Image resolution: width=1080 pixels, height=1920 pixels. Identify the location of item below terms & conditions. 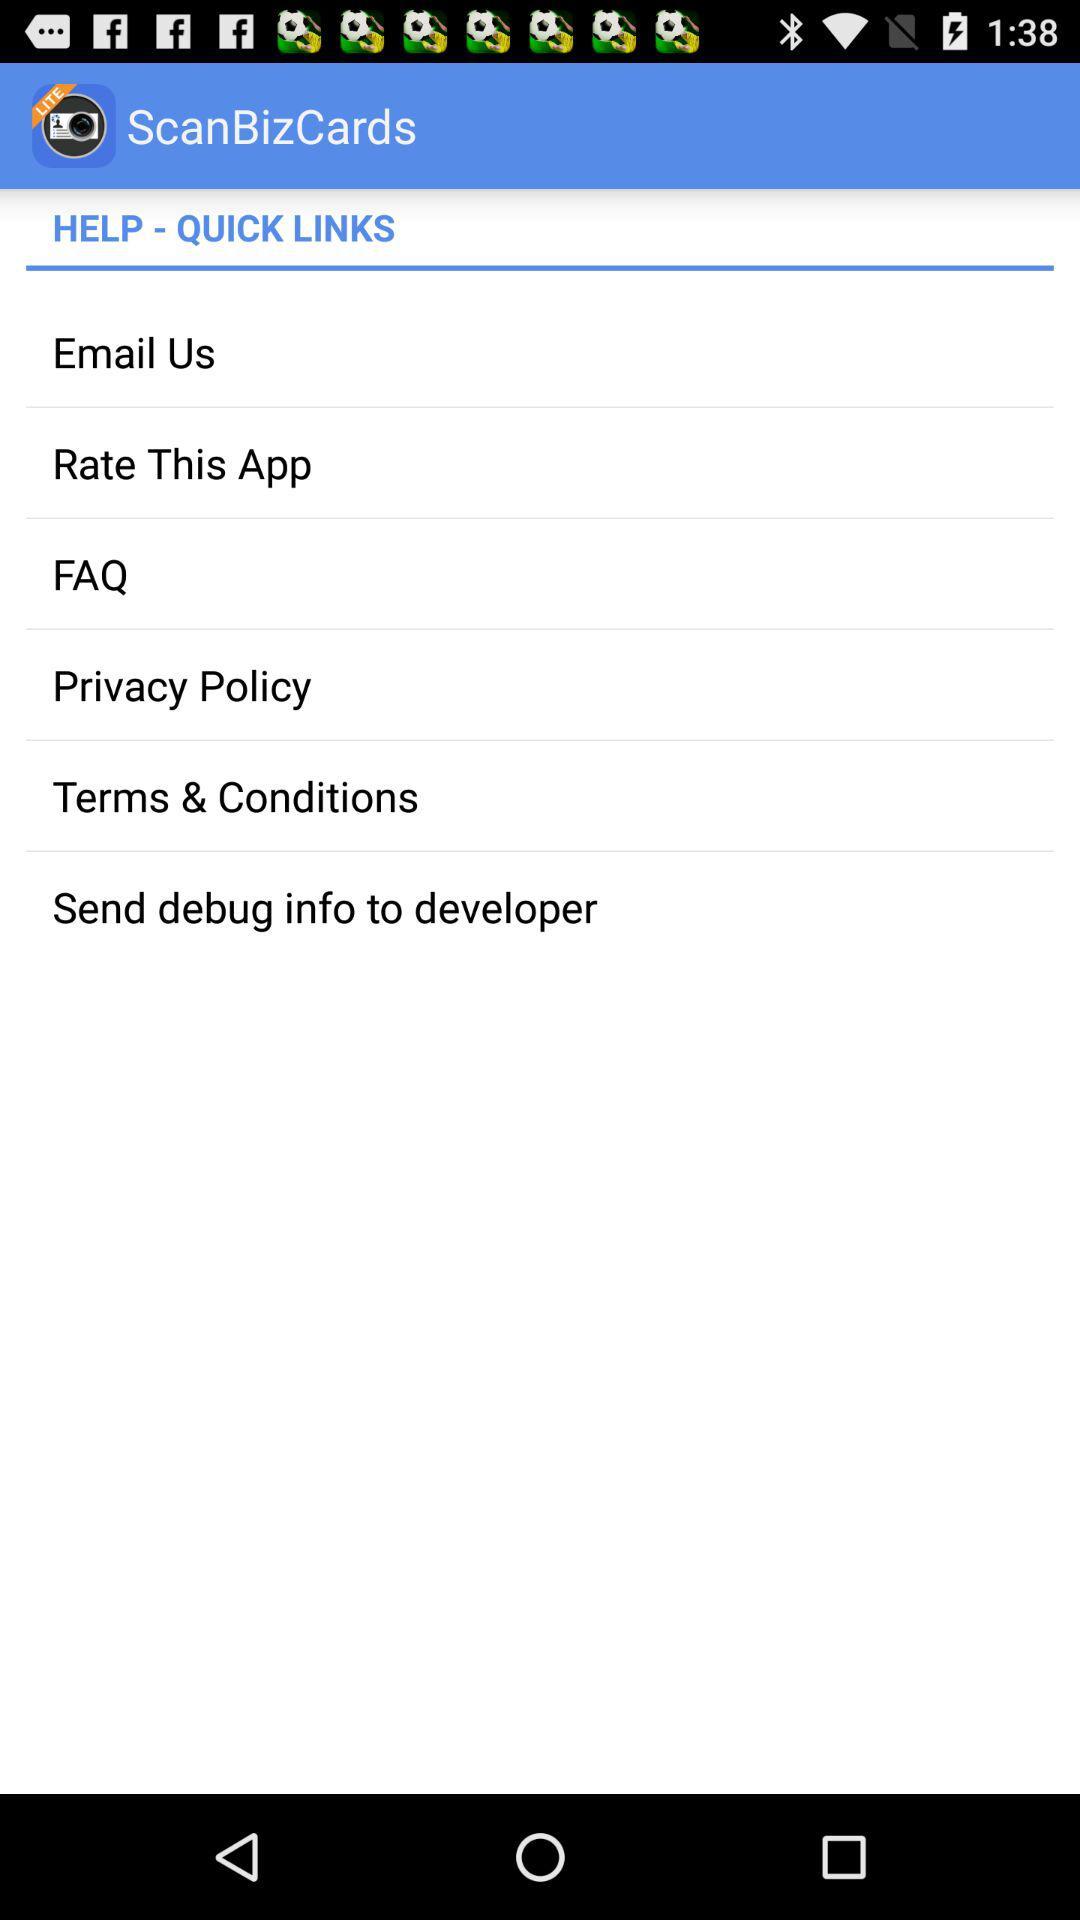
(540, 905).